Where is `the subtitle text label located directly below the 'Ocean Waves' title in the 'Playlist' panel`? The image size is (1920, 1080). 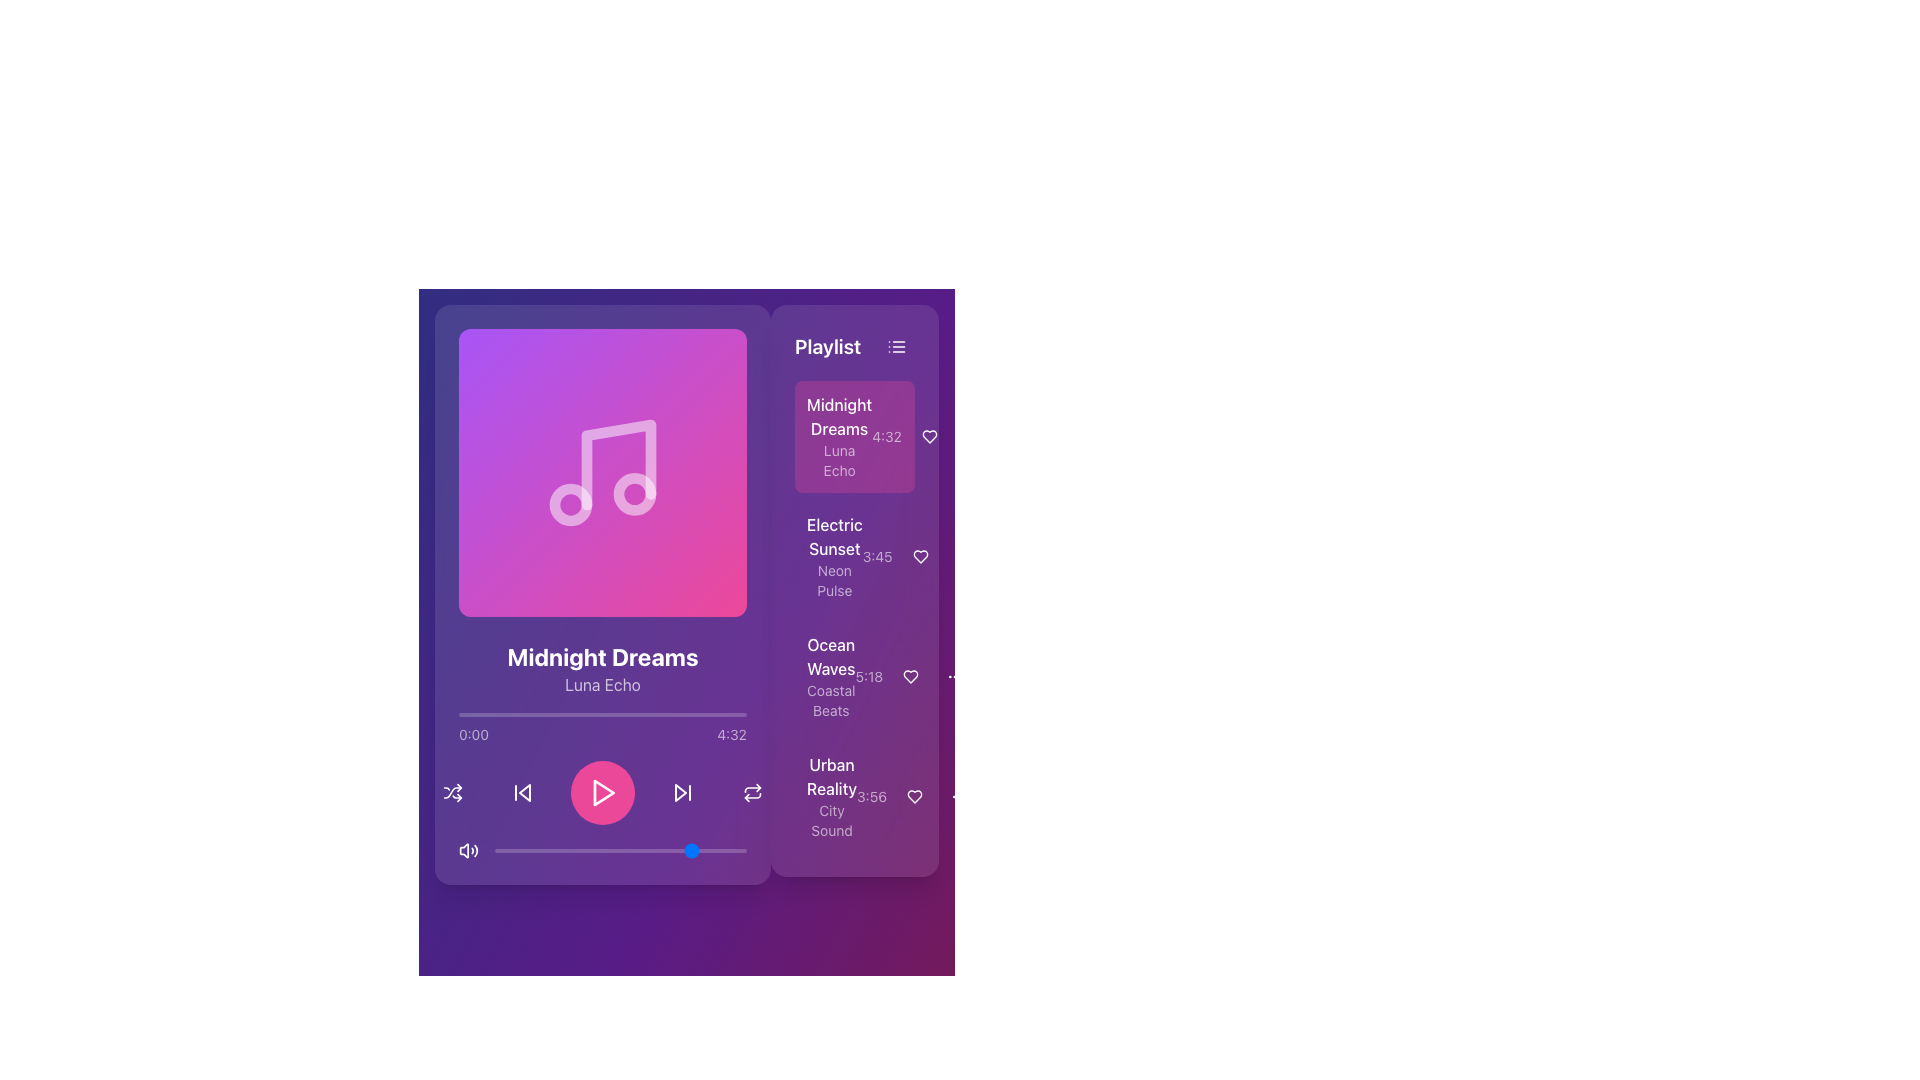 the subtitle text label located directly below the 'Ocean Waves' title in the 'Playlist' panel is located at coordinates (831, 700).